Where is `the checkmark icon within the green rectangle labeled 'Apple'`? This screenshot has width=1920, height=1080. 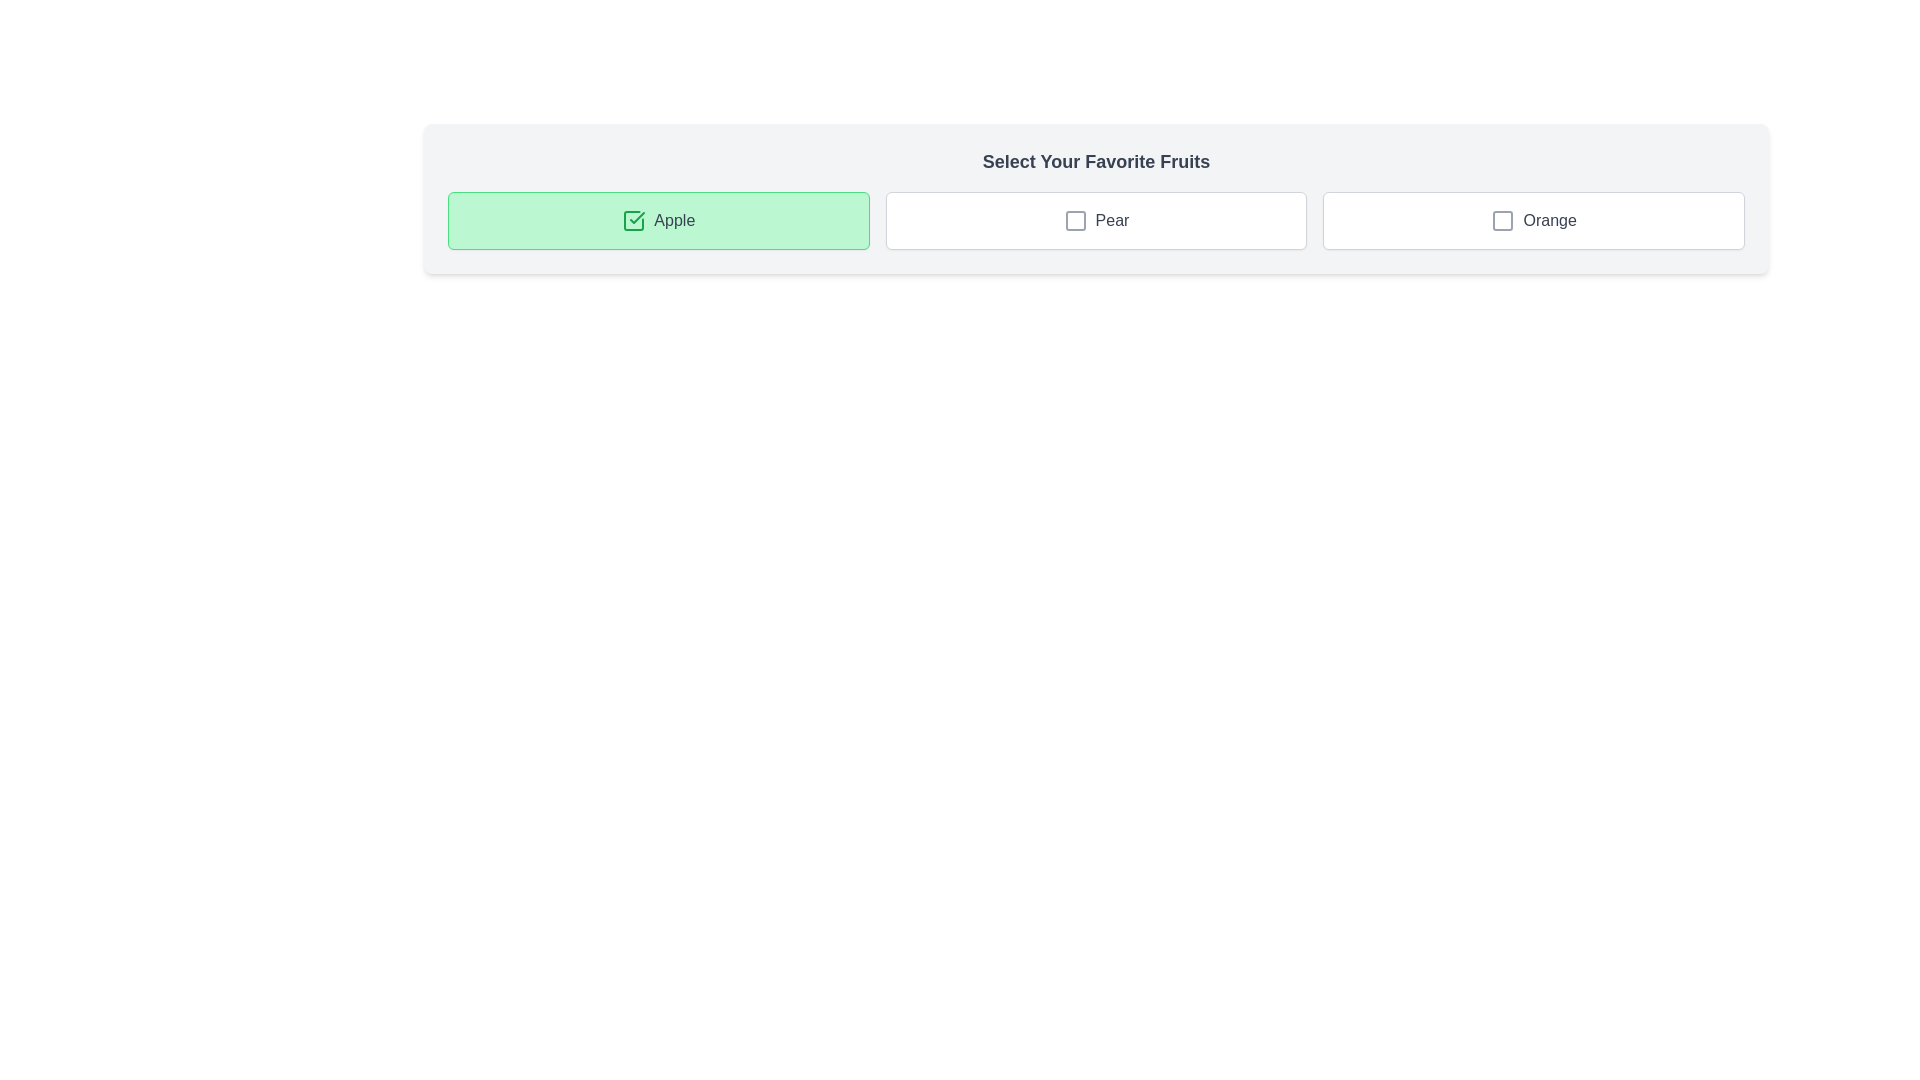 the checkmark icon within the green rectangle labeled 'Apple' is located at coordinates (636, 218).